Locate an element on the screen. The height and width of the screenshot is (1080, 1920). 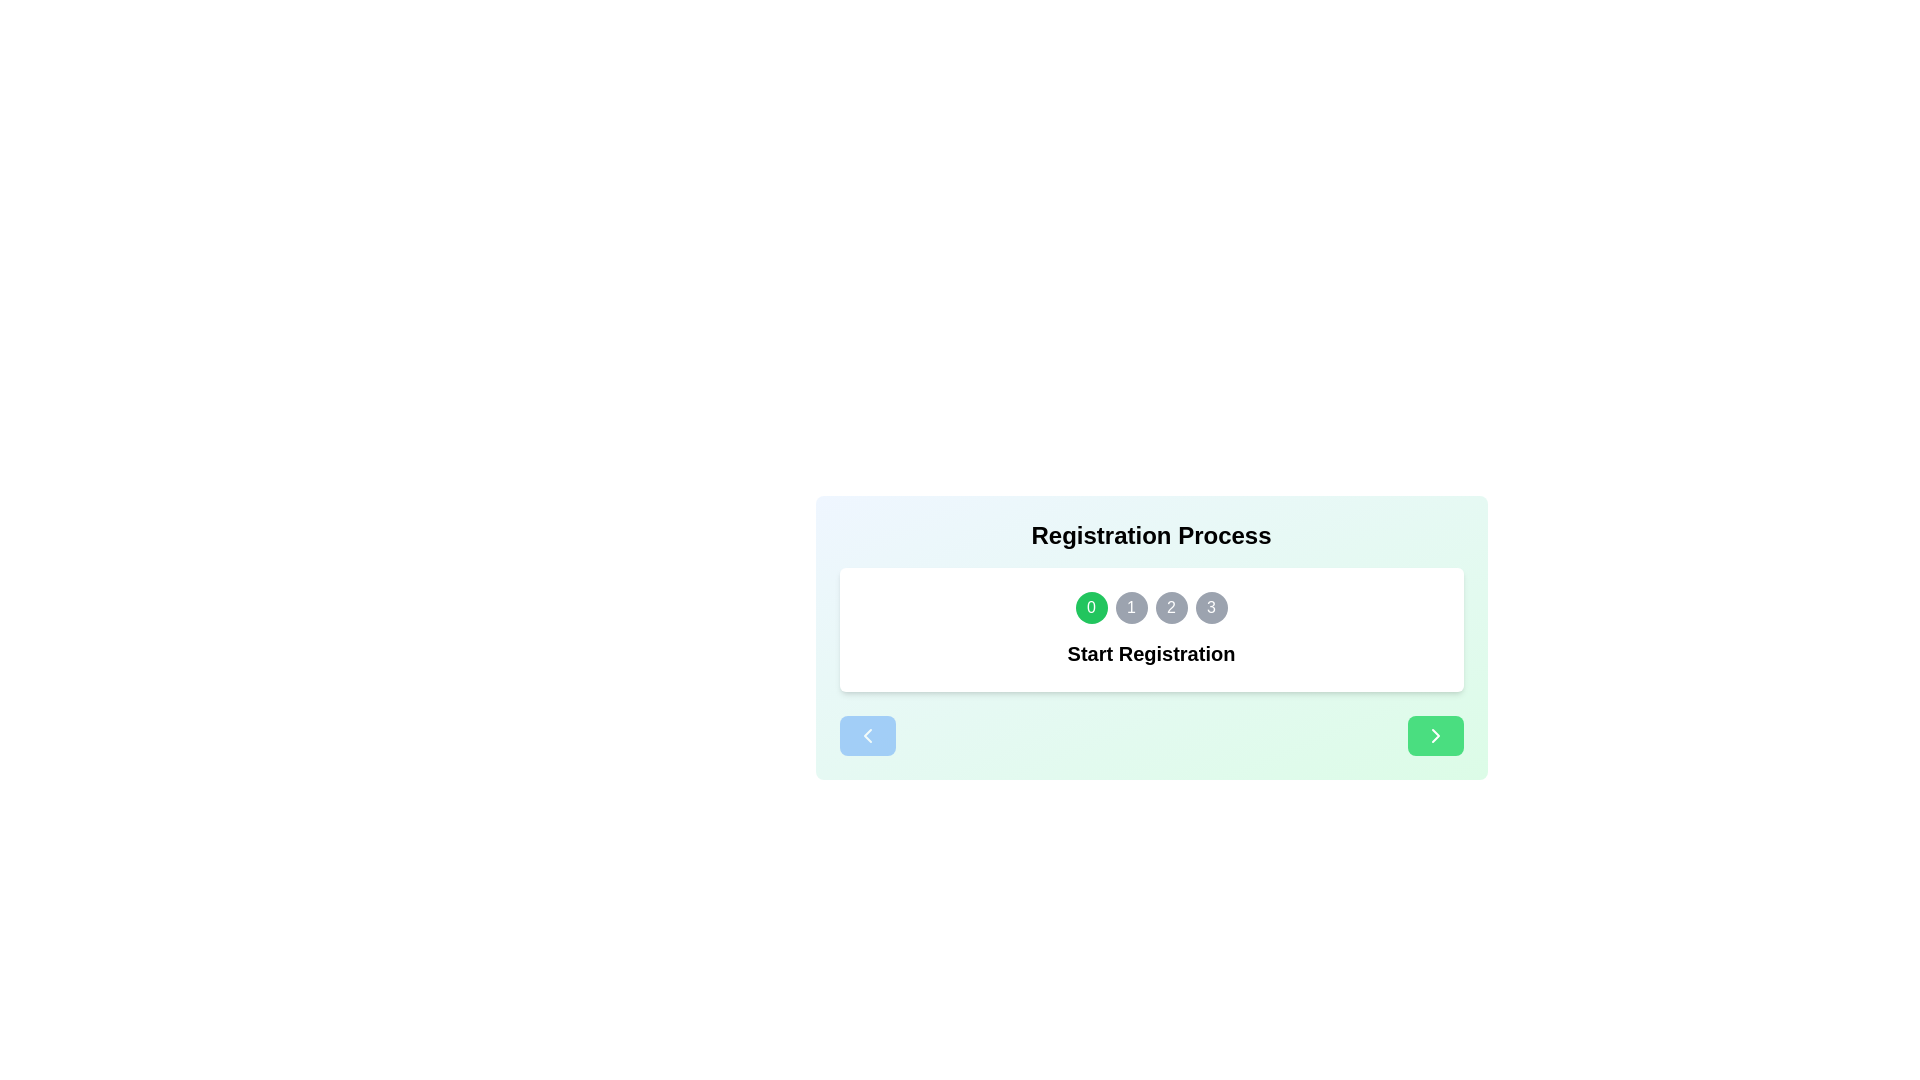
the right navigation button is located at coordinates (1434, 736).